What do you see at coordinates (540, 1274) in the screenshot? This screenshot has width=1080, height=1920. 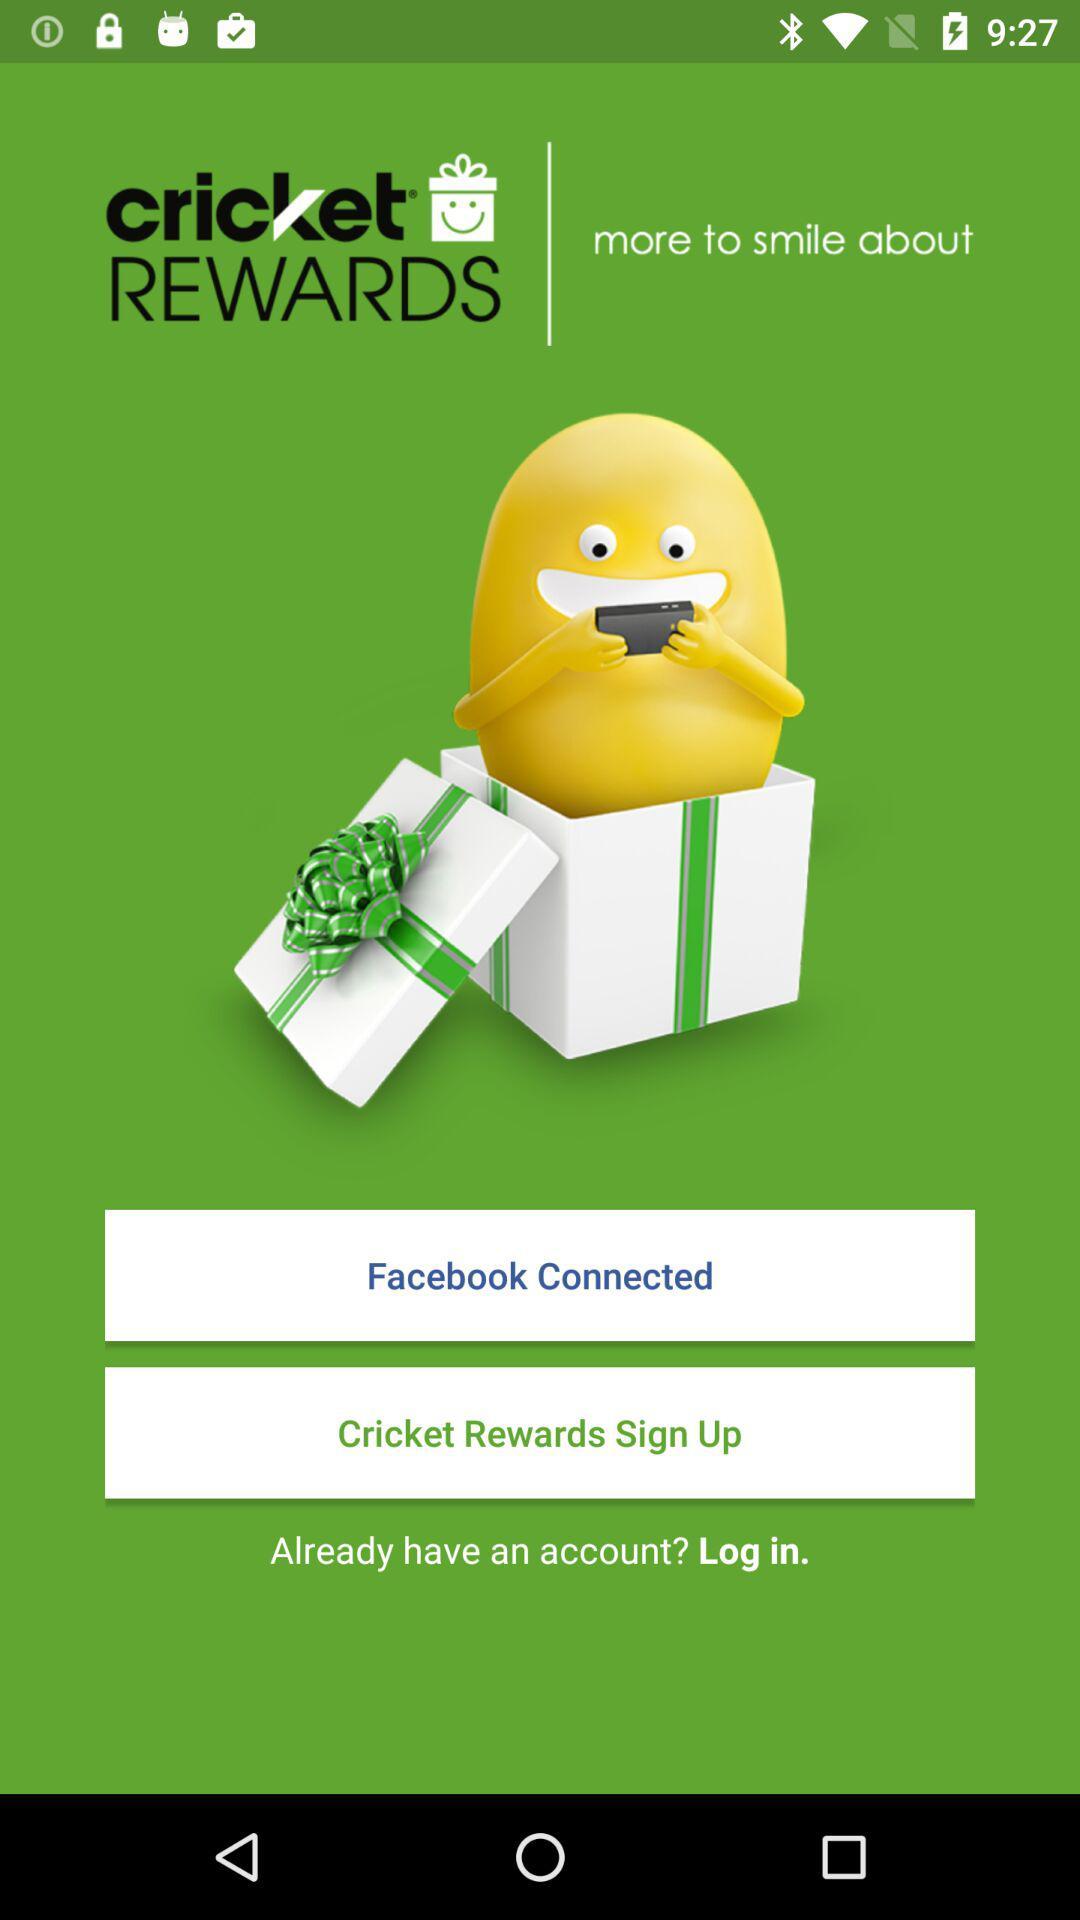 I see `item above the cricket rewards sign icon` at bounding box center [540, 1274].